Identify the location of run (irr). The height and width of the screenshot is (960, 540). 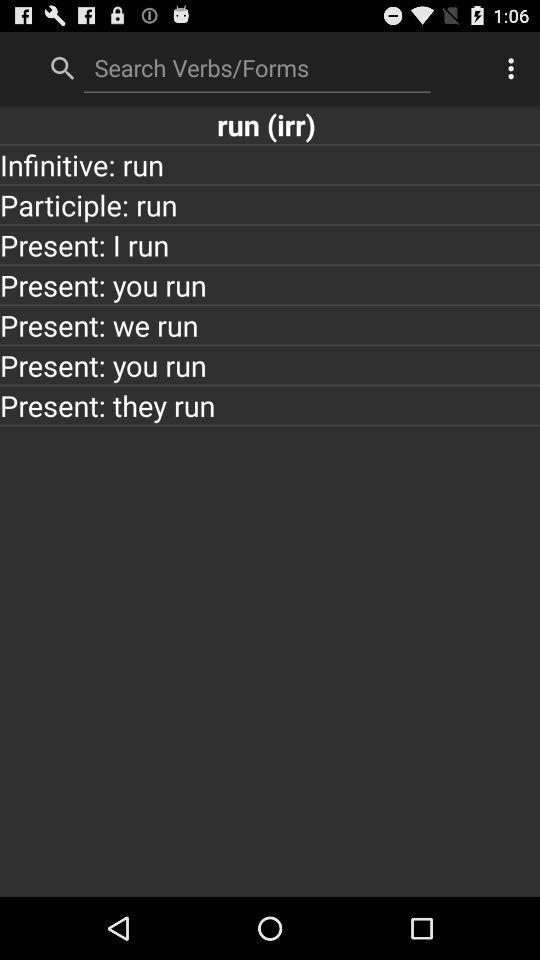
(270, 123).